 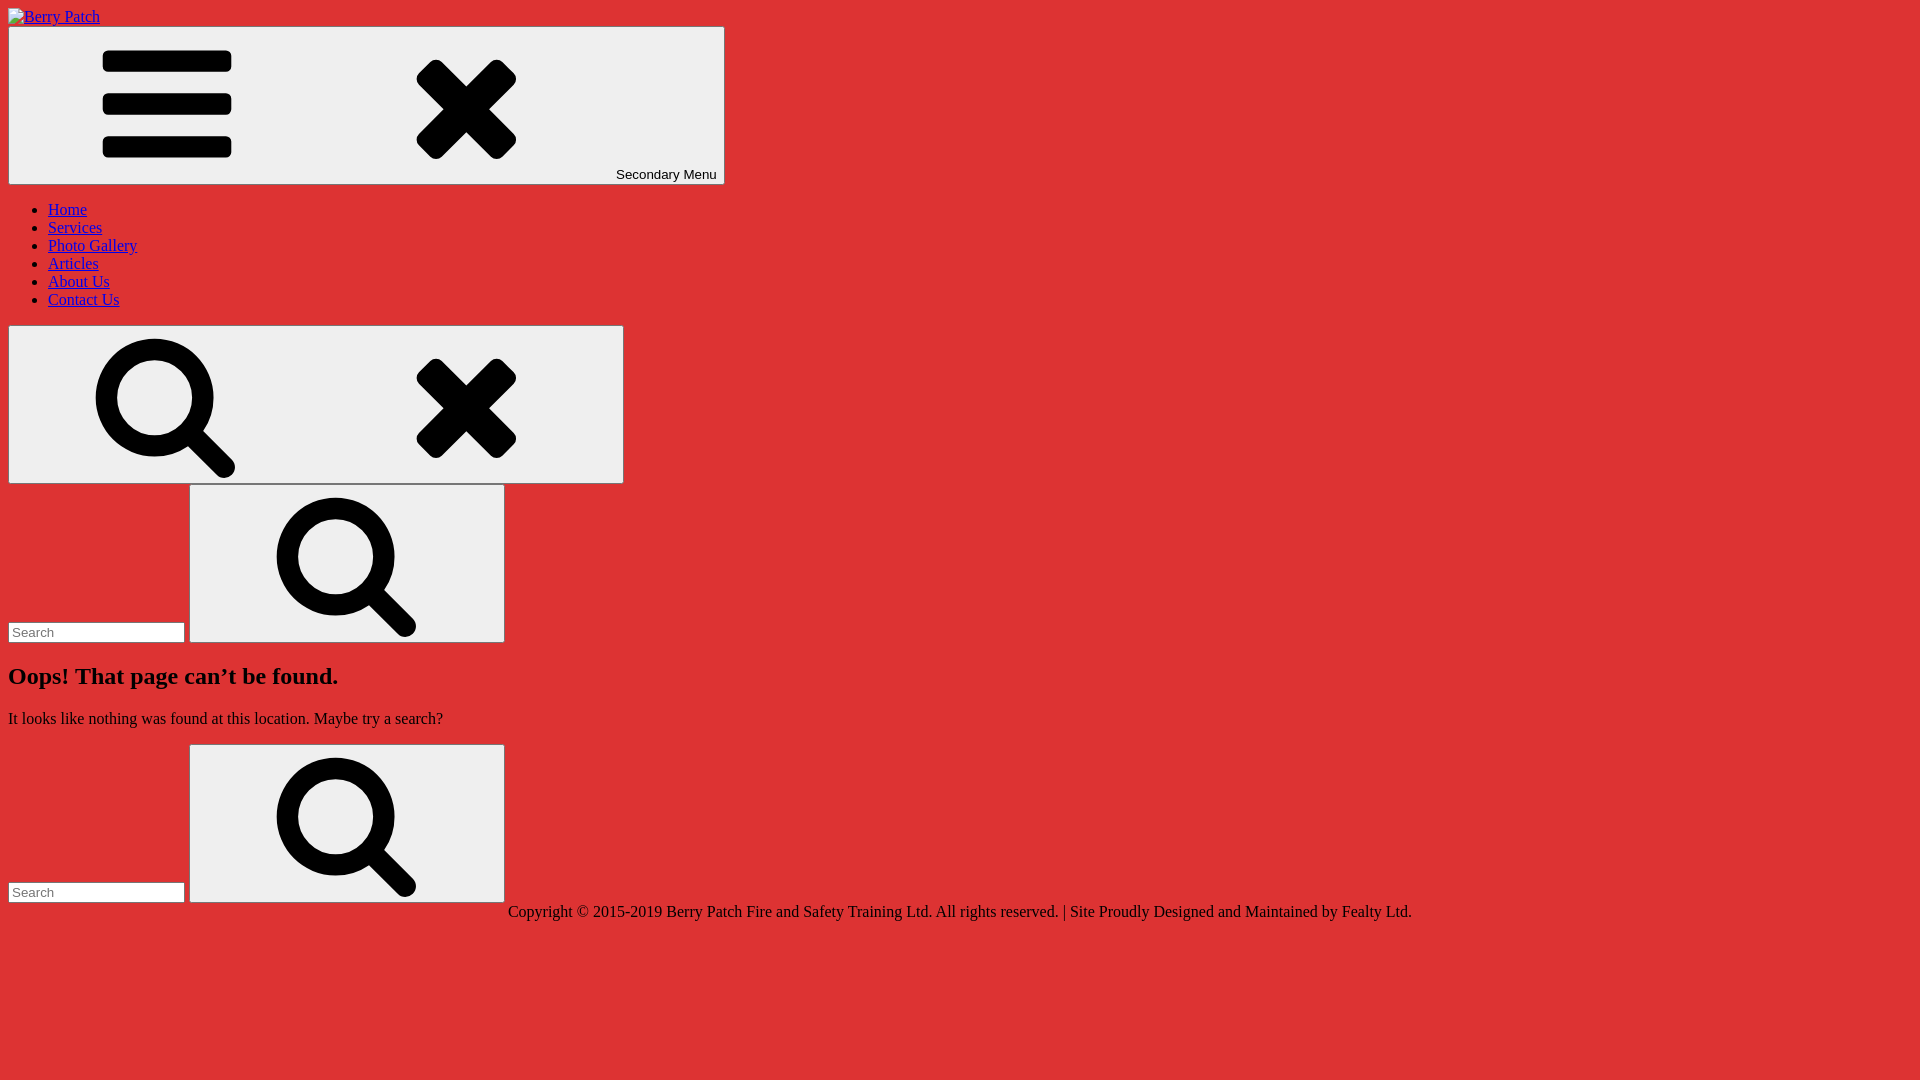 What do you see at coordinates (82, 299) in the screenshot?
I see `'Contact Us'` at bounding box center [82, 299].